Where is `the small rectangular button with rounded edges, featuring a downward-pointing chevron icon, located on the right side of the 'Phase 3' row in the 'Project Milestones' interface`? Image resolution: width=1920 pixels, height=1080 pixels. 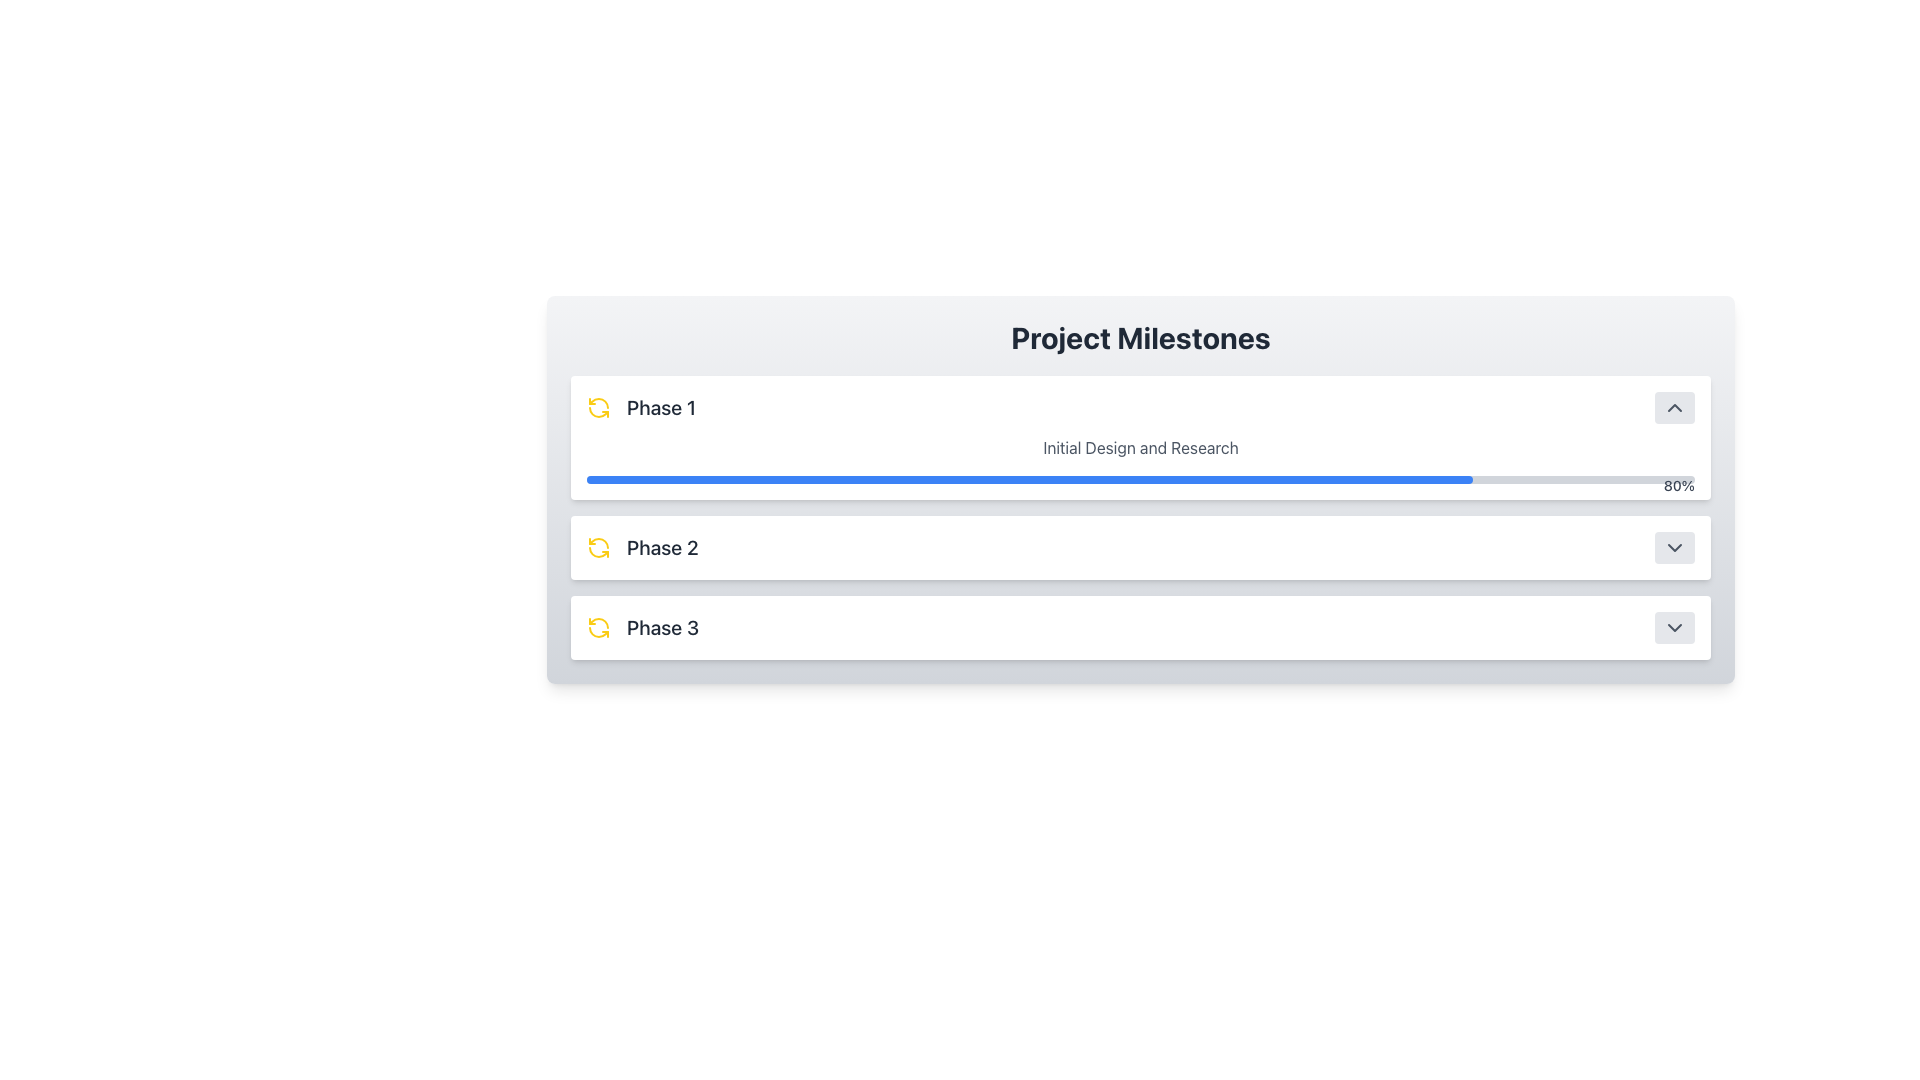 the small rectangular button with rounded edges, featuring a downward-pointing chevron icon, located on the right side of the 'Phase 3' row in the 'Project Milestones' interface is located at coordinates (1675, 627).